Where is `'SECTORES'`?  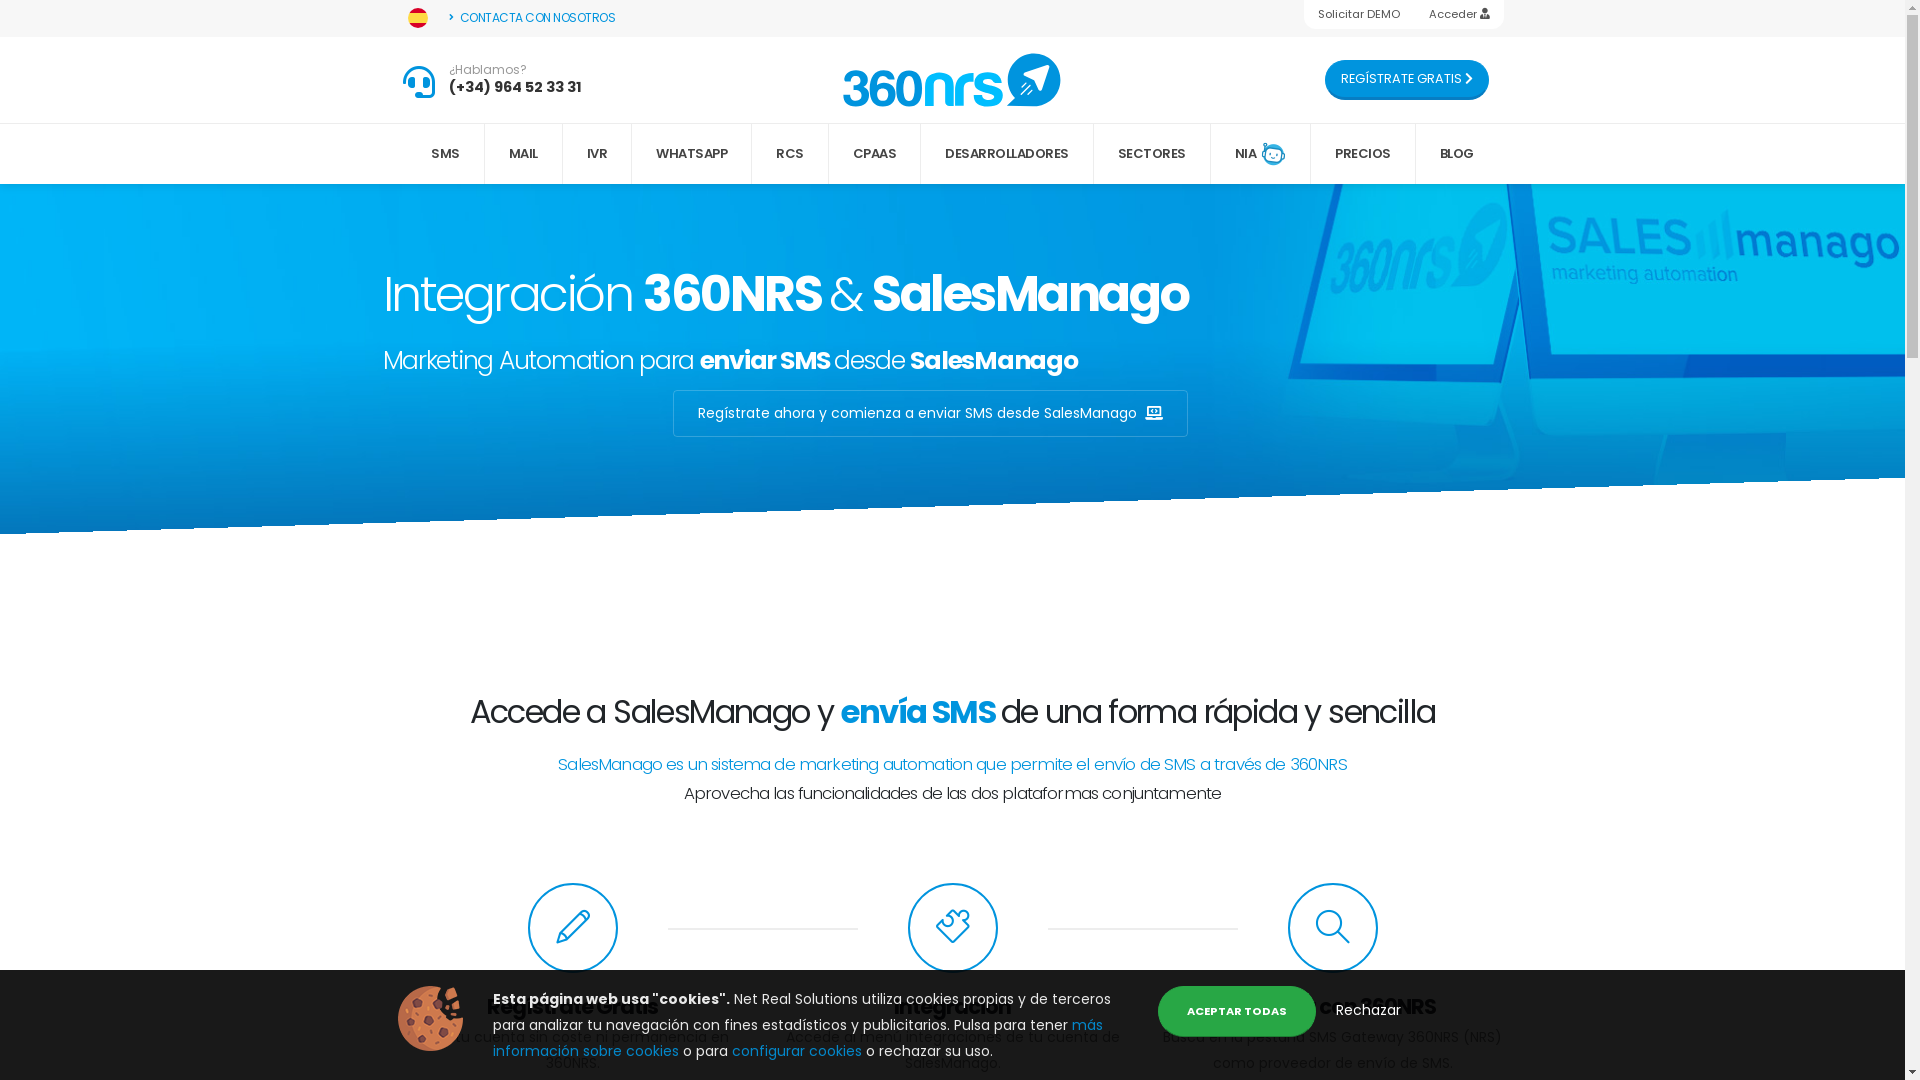 'SECTORES' is located at coordinates (1152, 153).